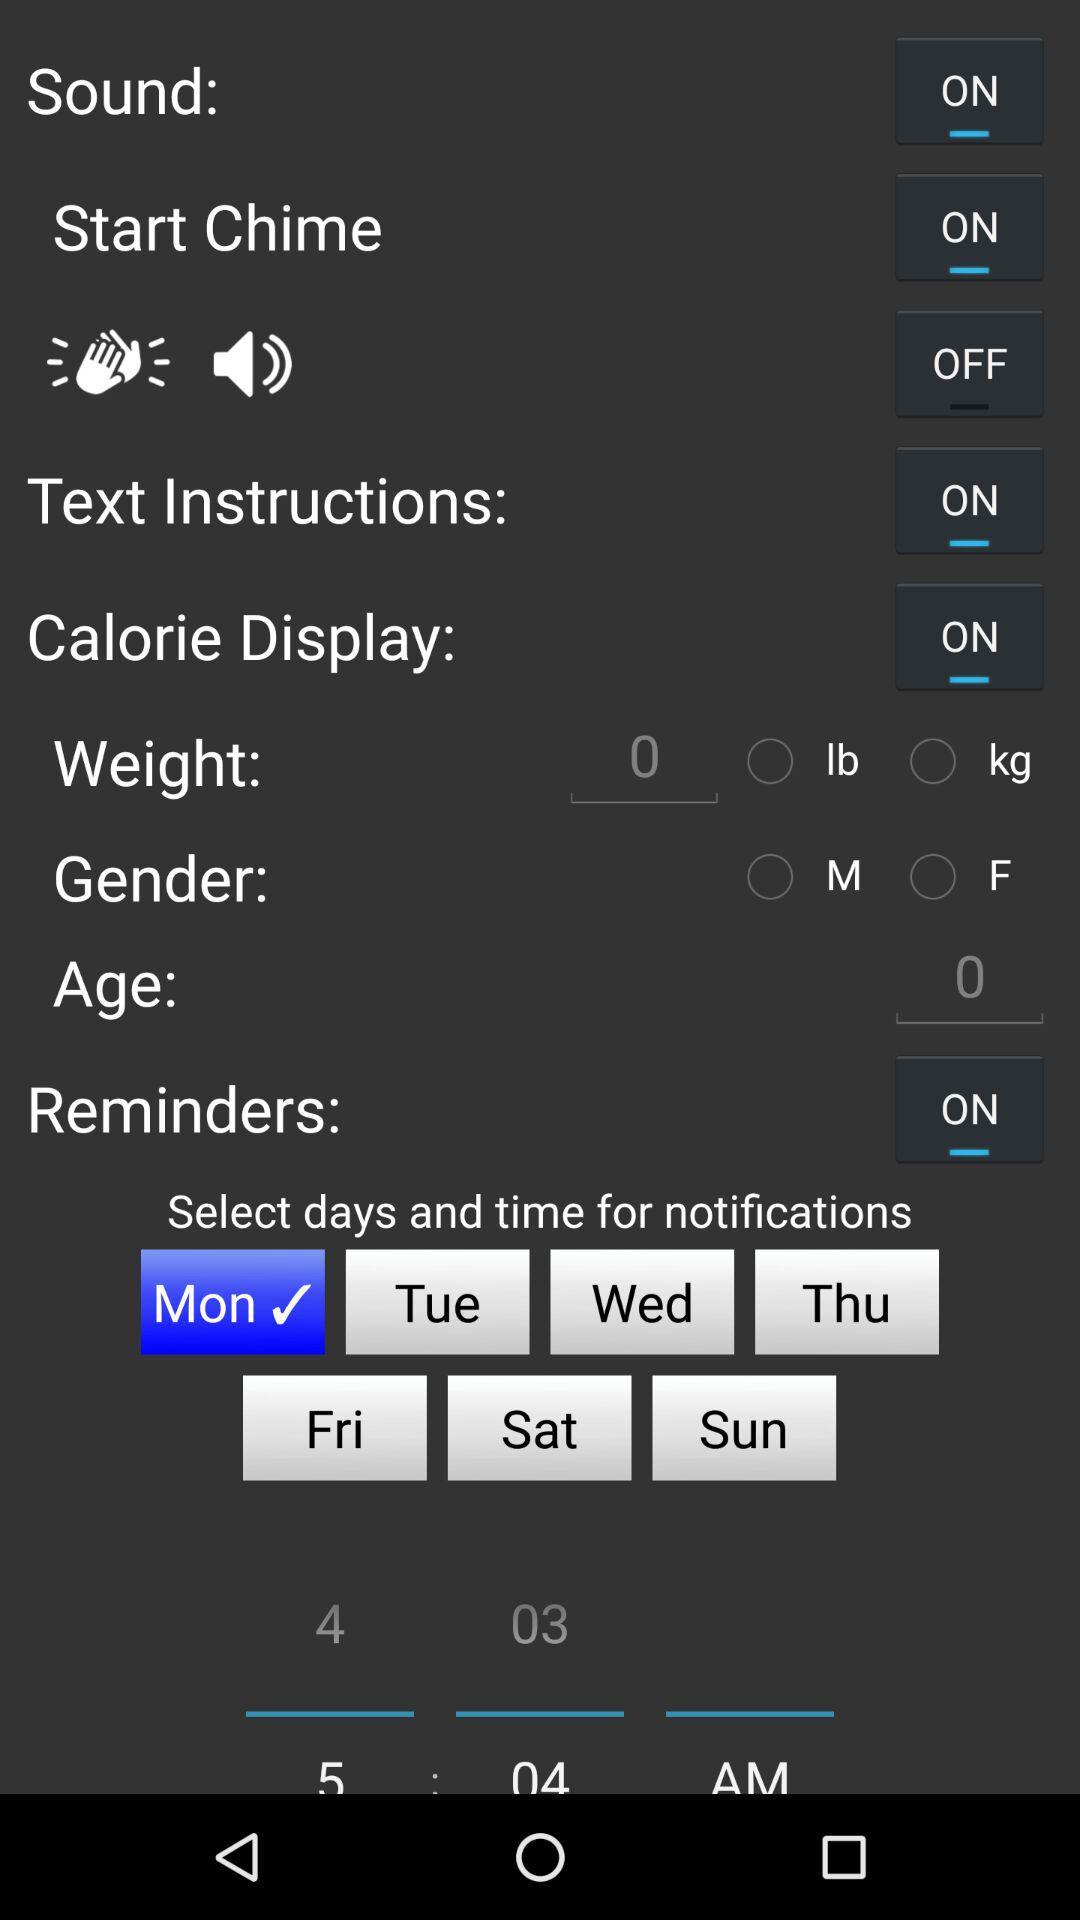 This screenshot has height=1920, width=1080. I want to click on weight meter, so click(774, 760).